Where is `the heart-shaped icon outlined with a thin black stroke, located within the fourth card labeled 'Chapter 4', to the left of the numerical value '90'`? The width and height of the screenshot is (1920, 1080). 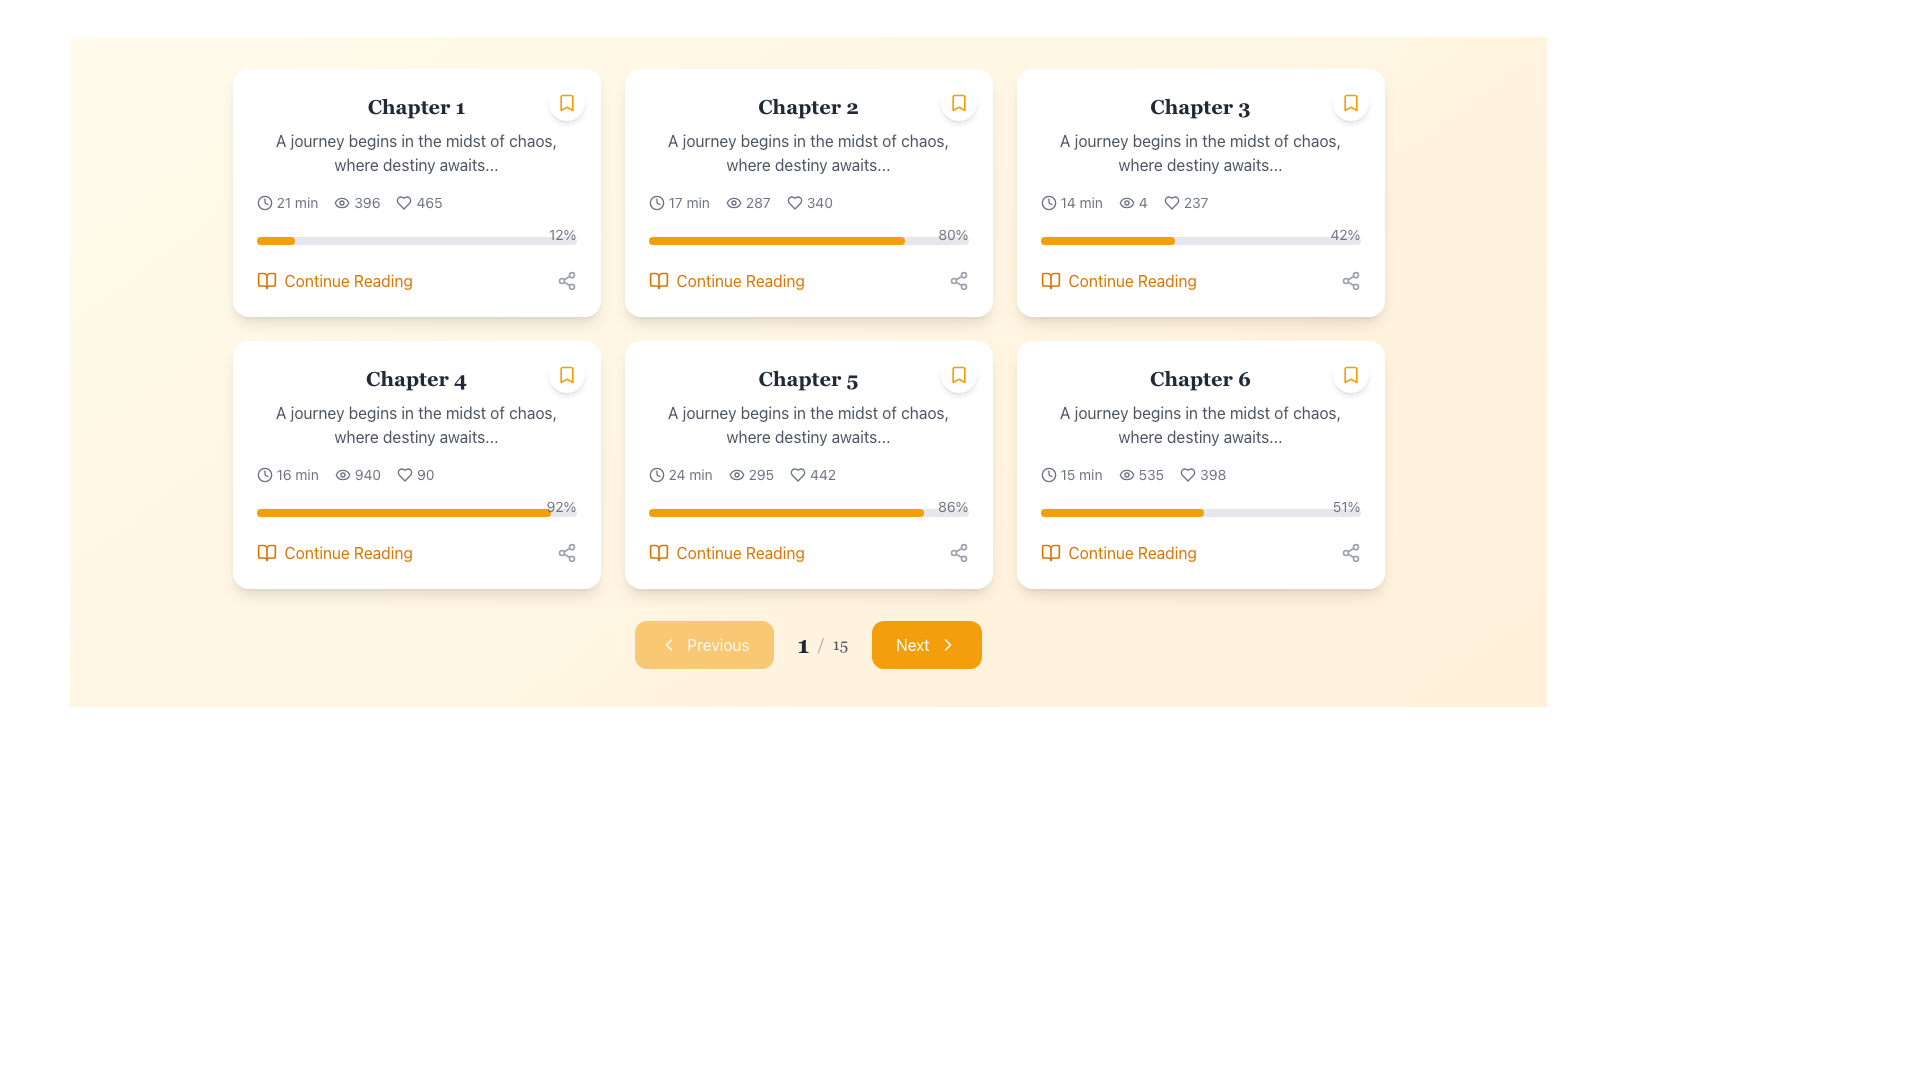 the heart-shaped icon outlined with a thin black stroke, located within the fourth card labeled 'Chapter 4', to the left of the numerical value '90' is located at coordinates (404, 474).